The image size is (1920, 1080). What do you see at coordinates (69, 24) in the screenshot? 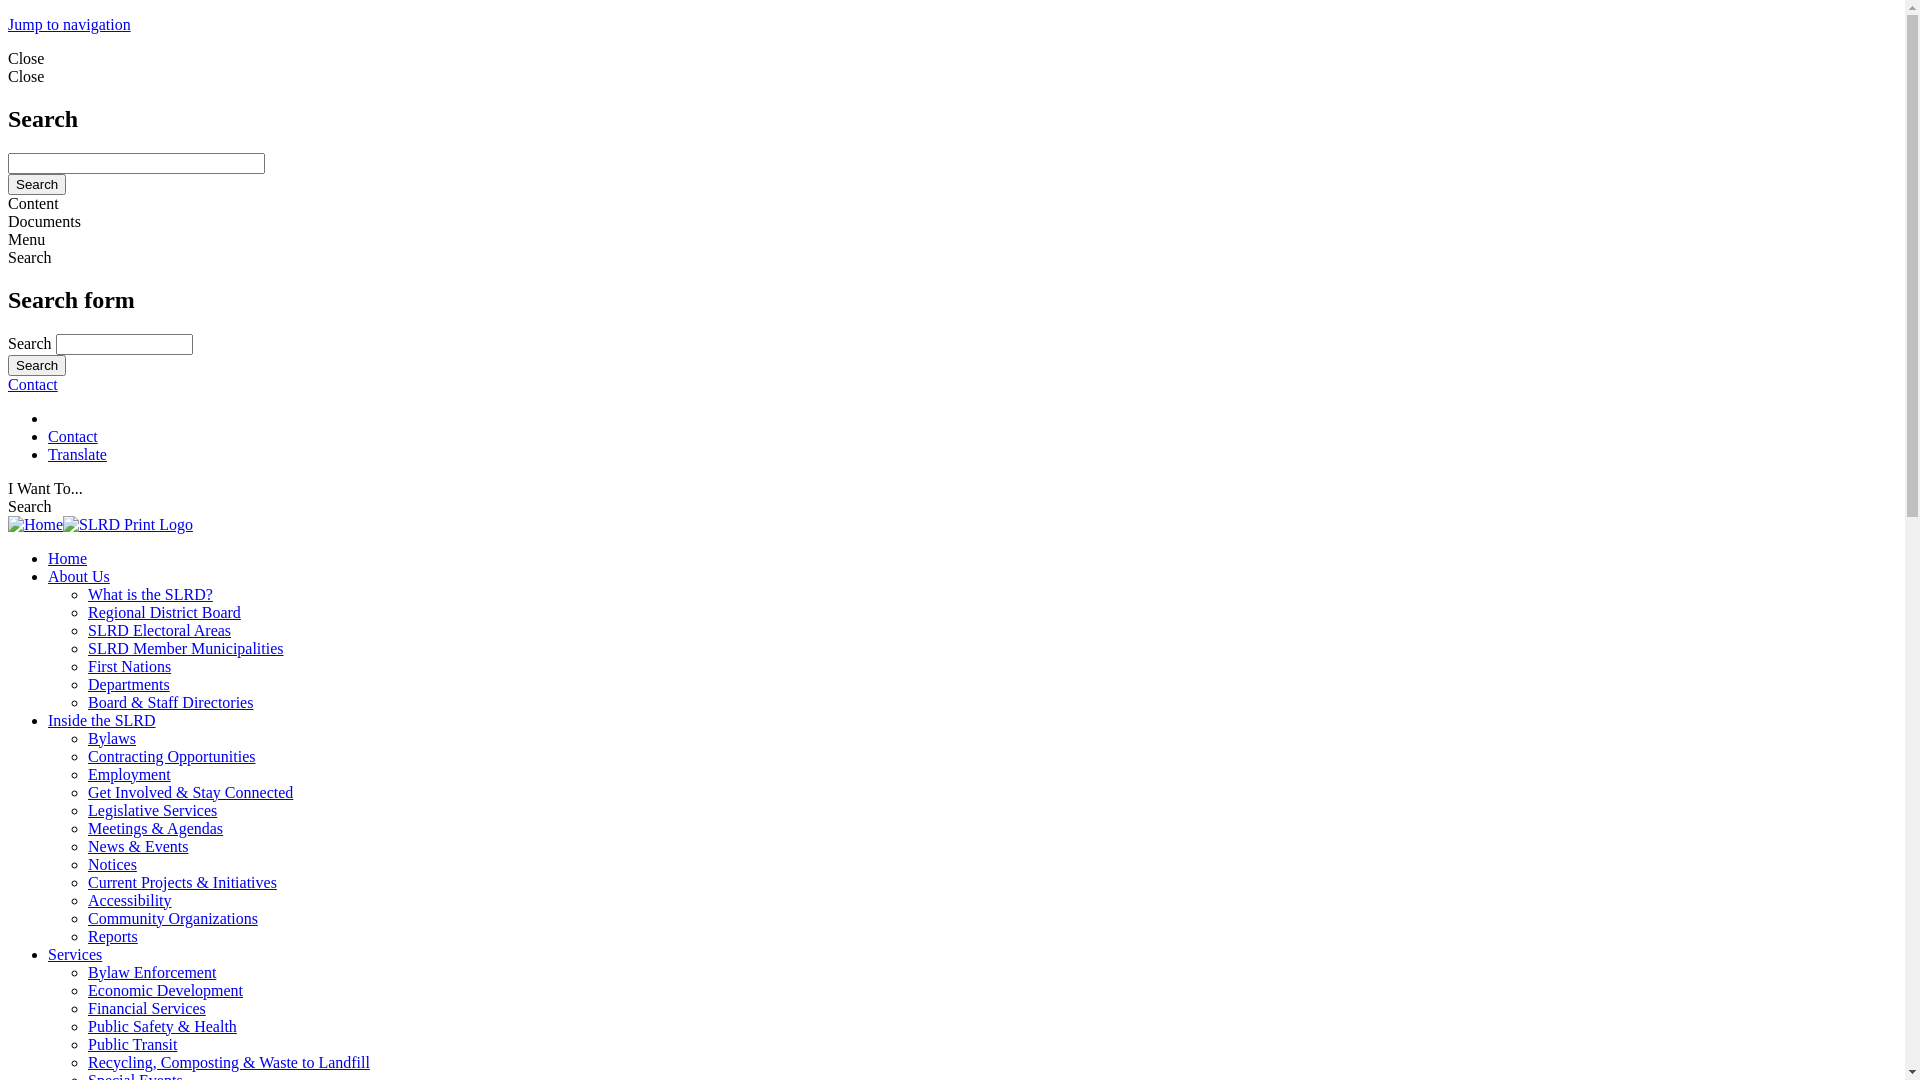
I see `'Jump to navigation'` at bounding box center [69, 24].